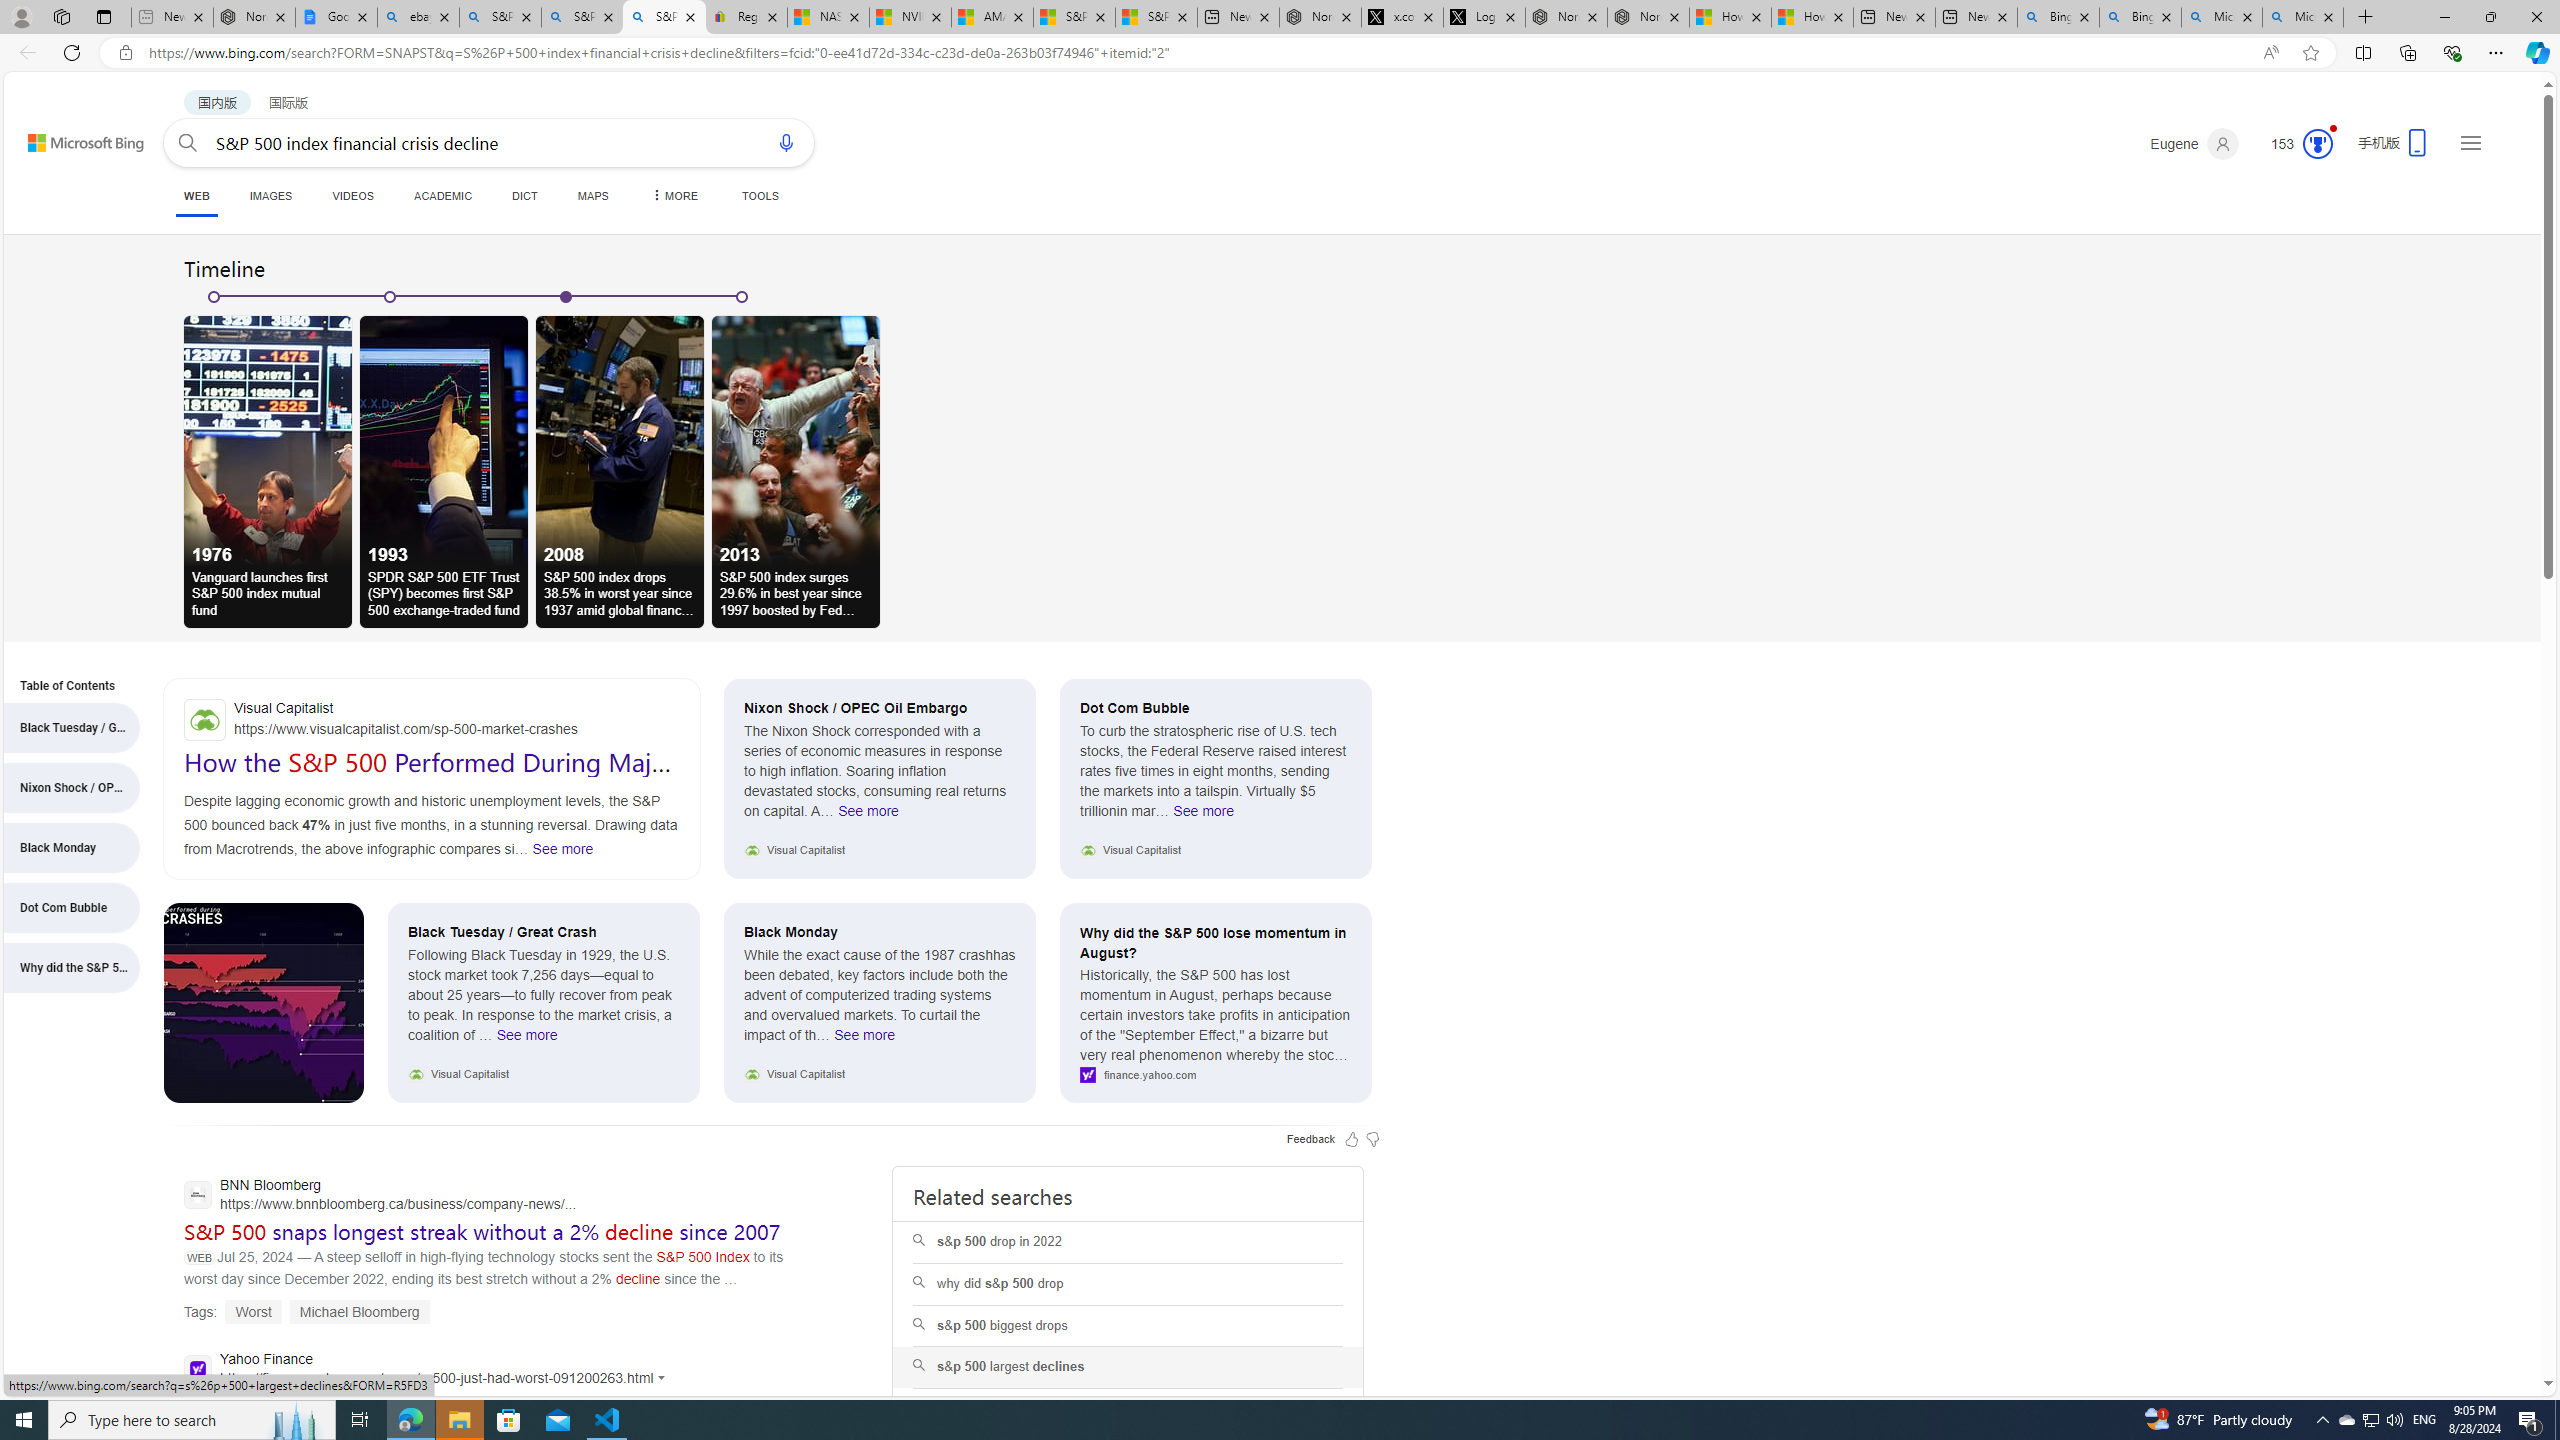  I want to click on 'Microsoft Bing Timeline - Search', so click(2302, 16).